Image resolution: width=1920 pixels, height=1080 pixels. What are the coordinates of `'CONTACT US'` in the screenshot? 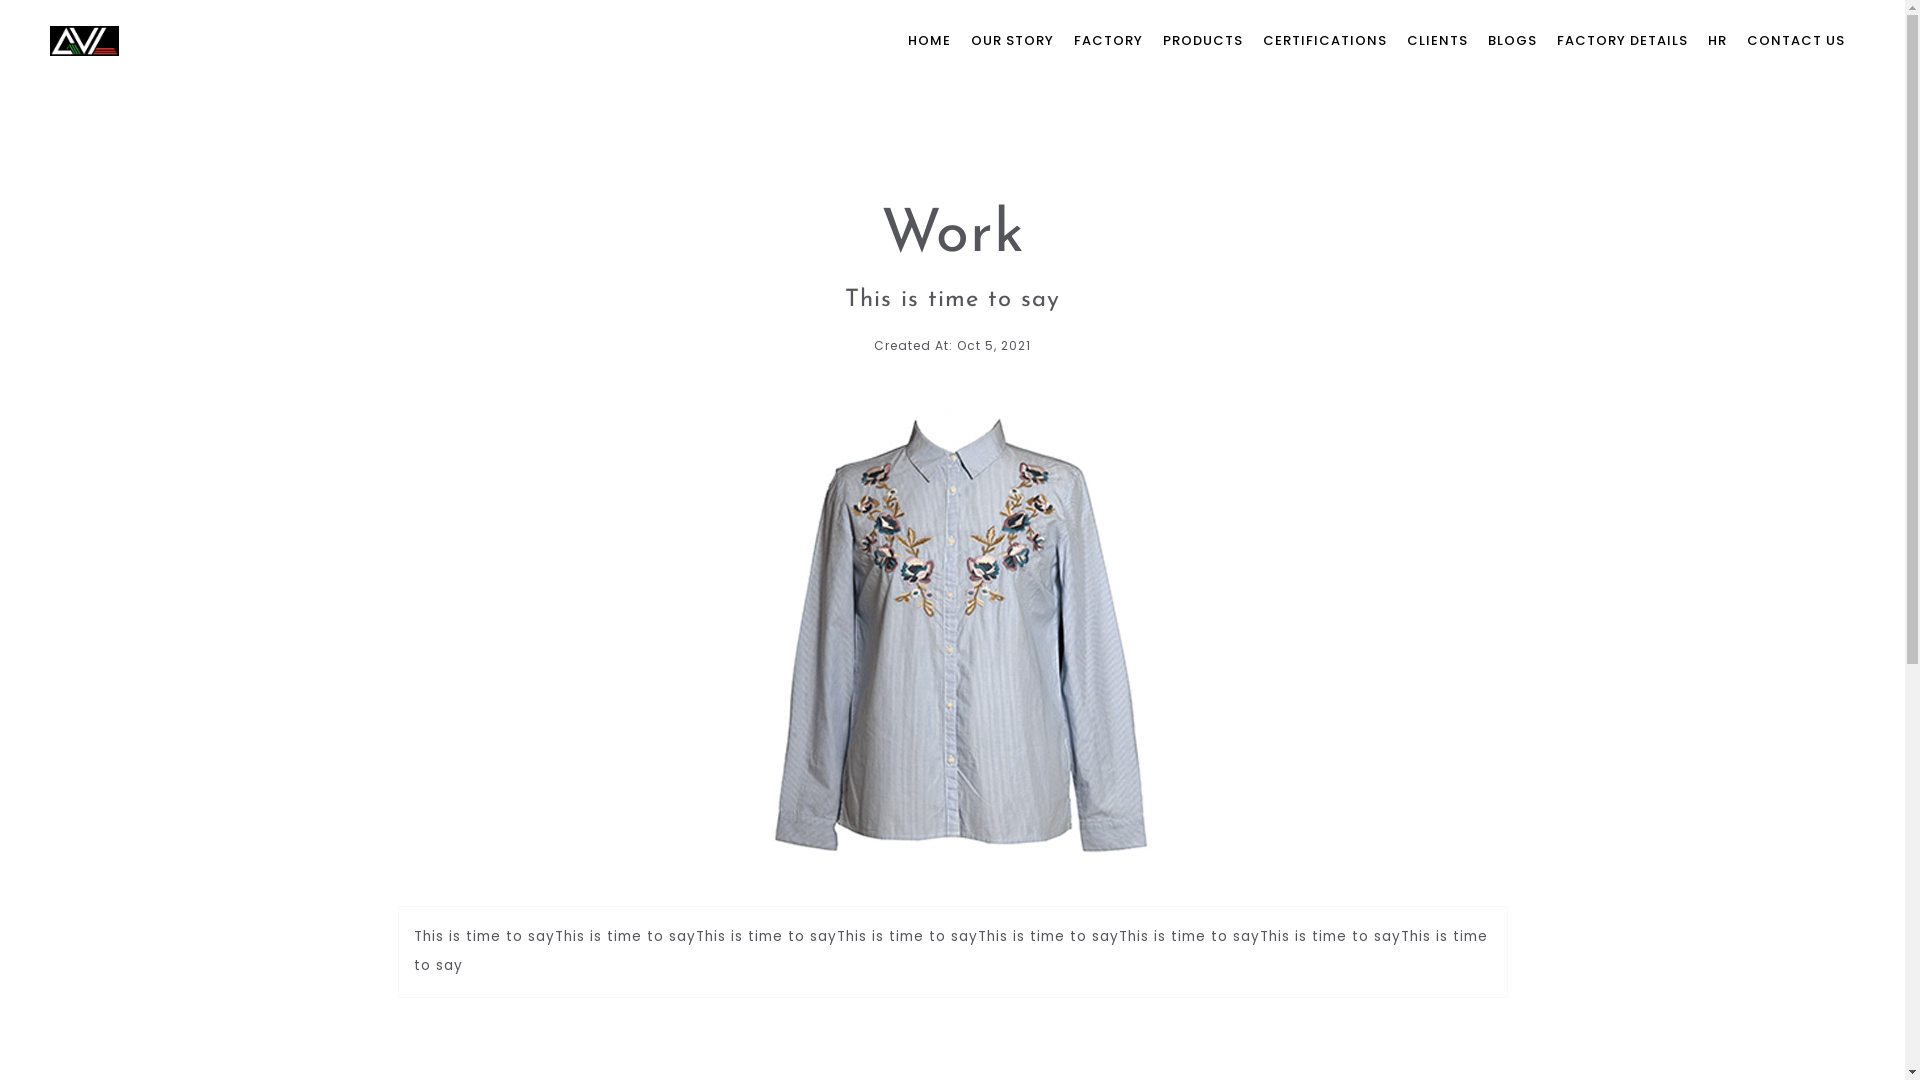 It's located at (1736, 40).